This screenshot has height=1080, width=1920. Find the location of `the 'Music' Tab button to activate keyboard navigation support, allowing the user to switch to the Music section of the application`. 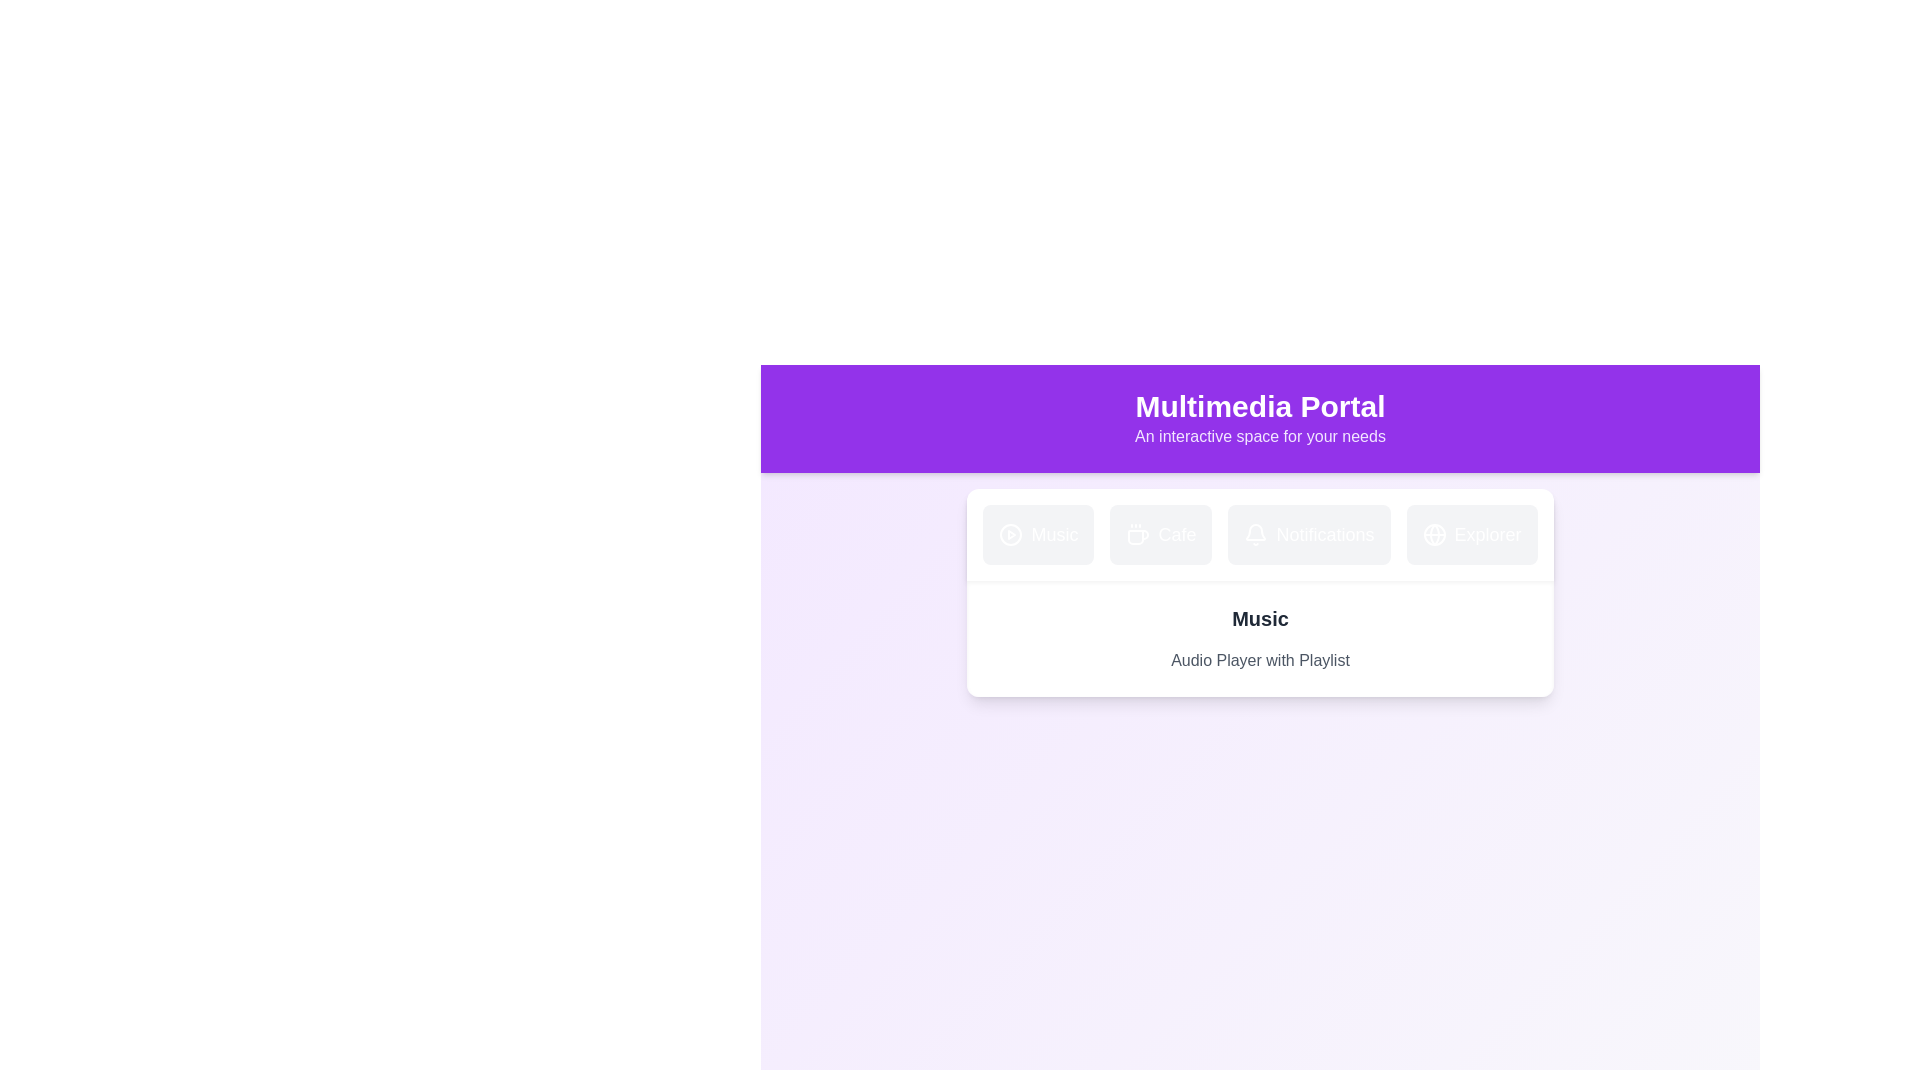

the 'Music' Tab button to activate keyboard navigation support, allowing the user to switch to the Music section of the application is located at coordinates (1038, 534).